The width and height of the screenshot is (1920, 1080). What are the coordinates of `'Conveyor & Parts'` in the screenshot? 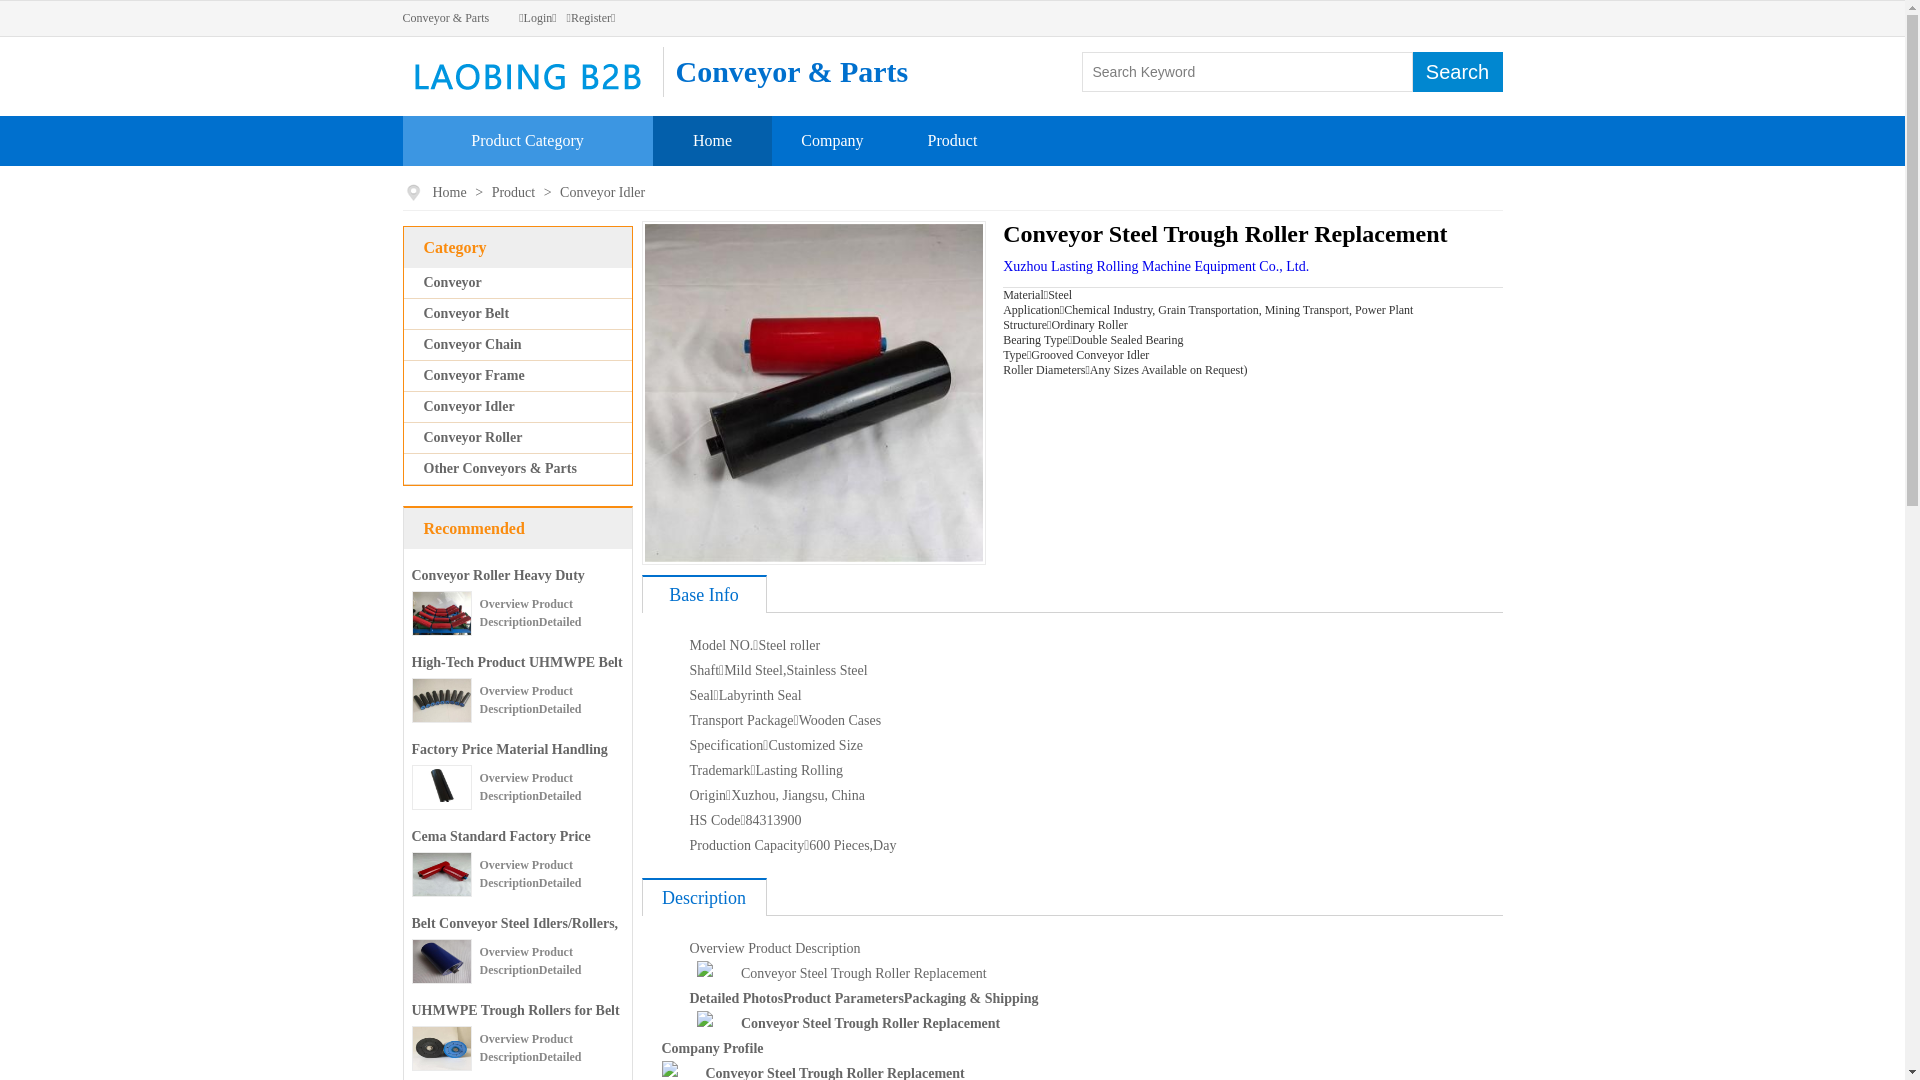 It's located at (444, 18).